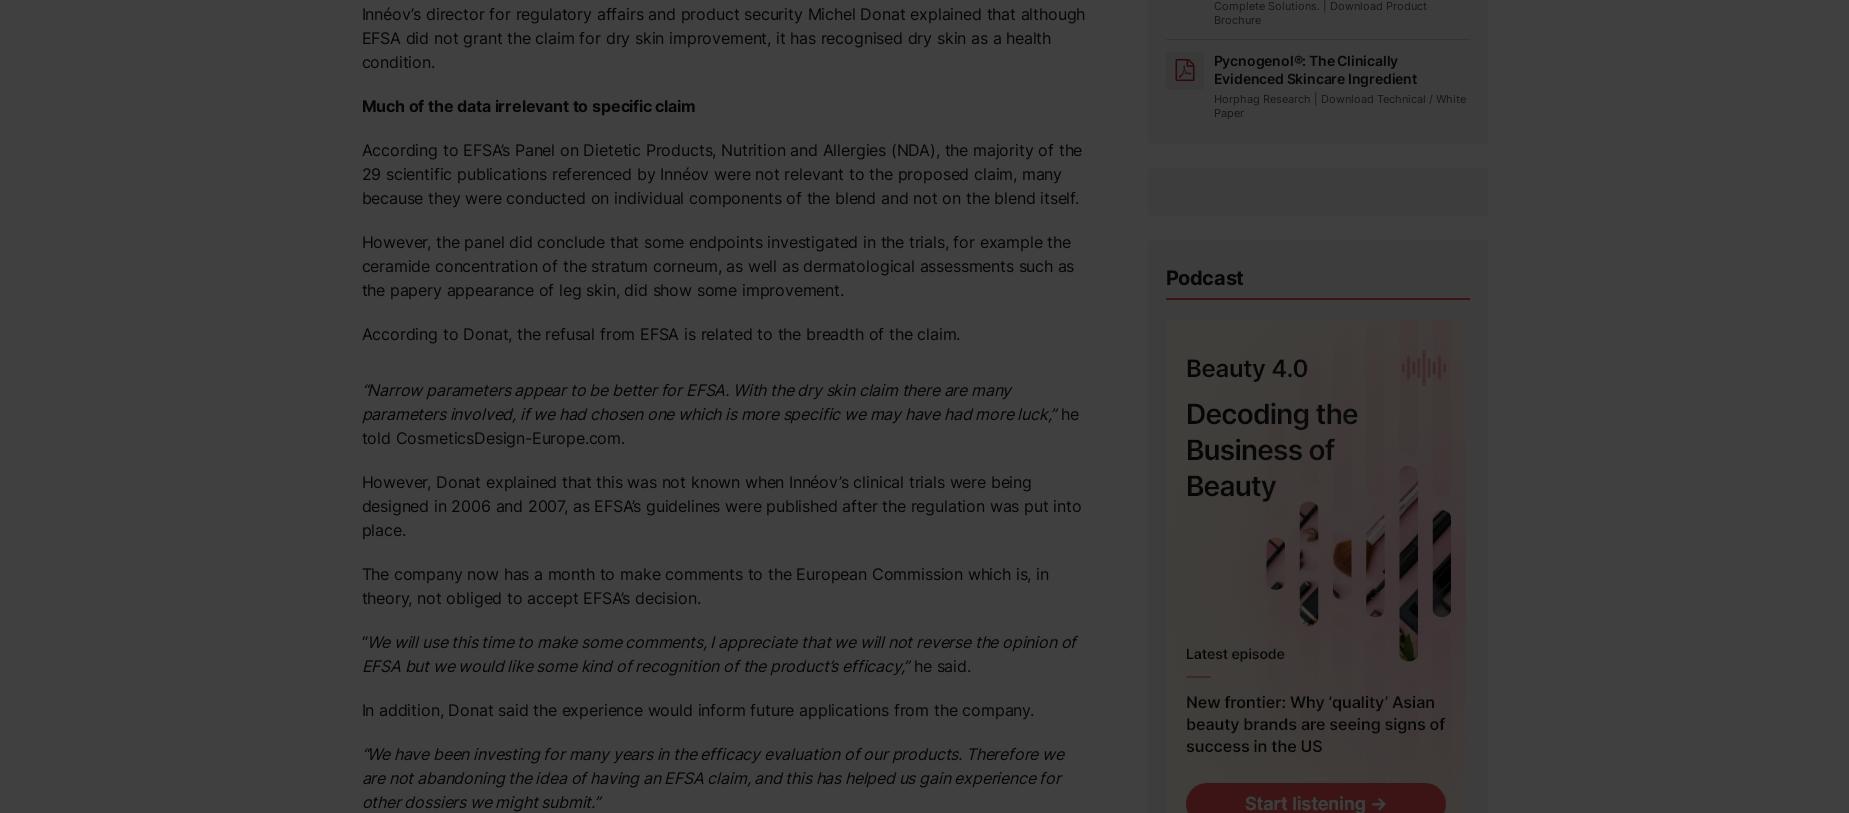 This screenshot has height=813, width=1849. What do you see at coordinates (659, 332) in the screenshot?
I see `'According to Donat, the refusal from EFSA is related to the breadth of the claim.'` at bounding box center [659, 332].